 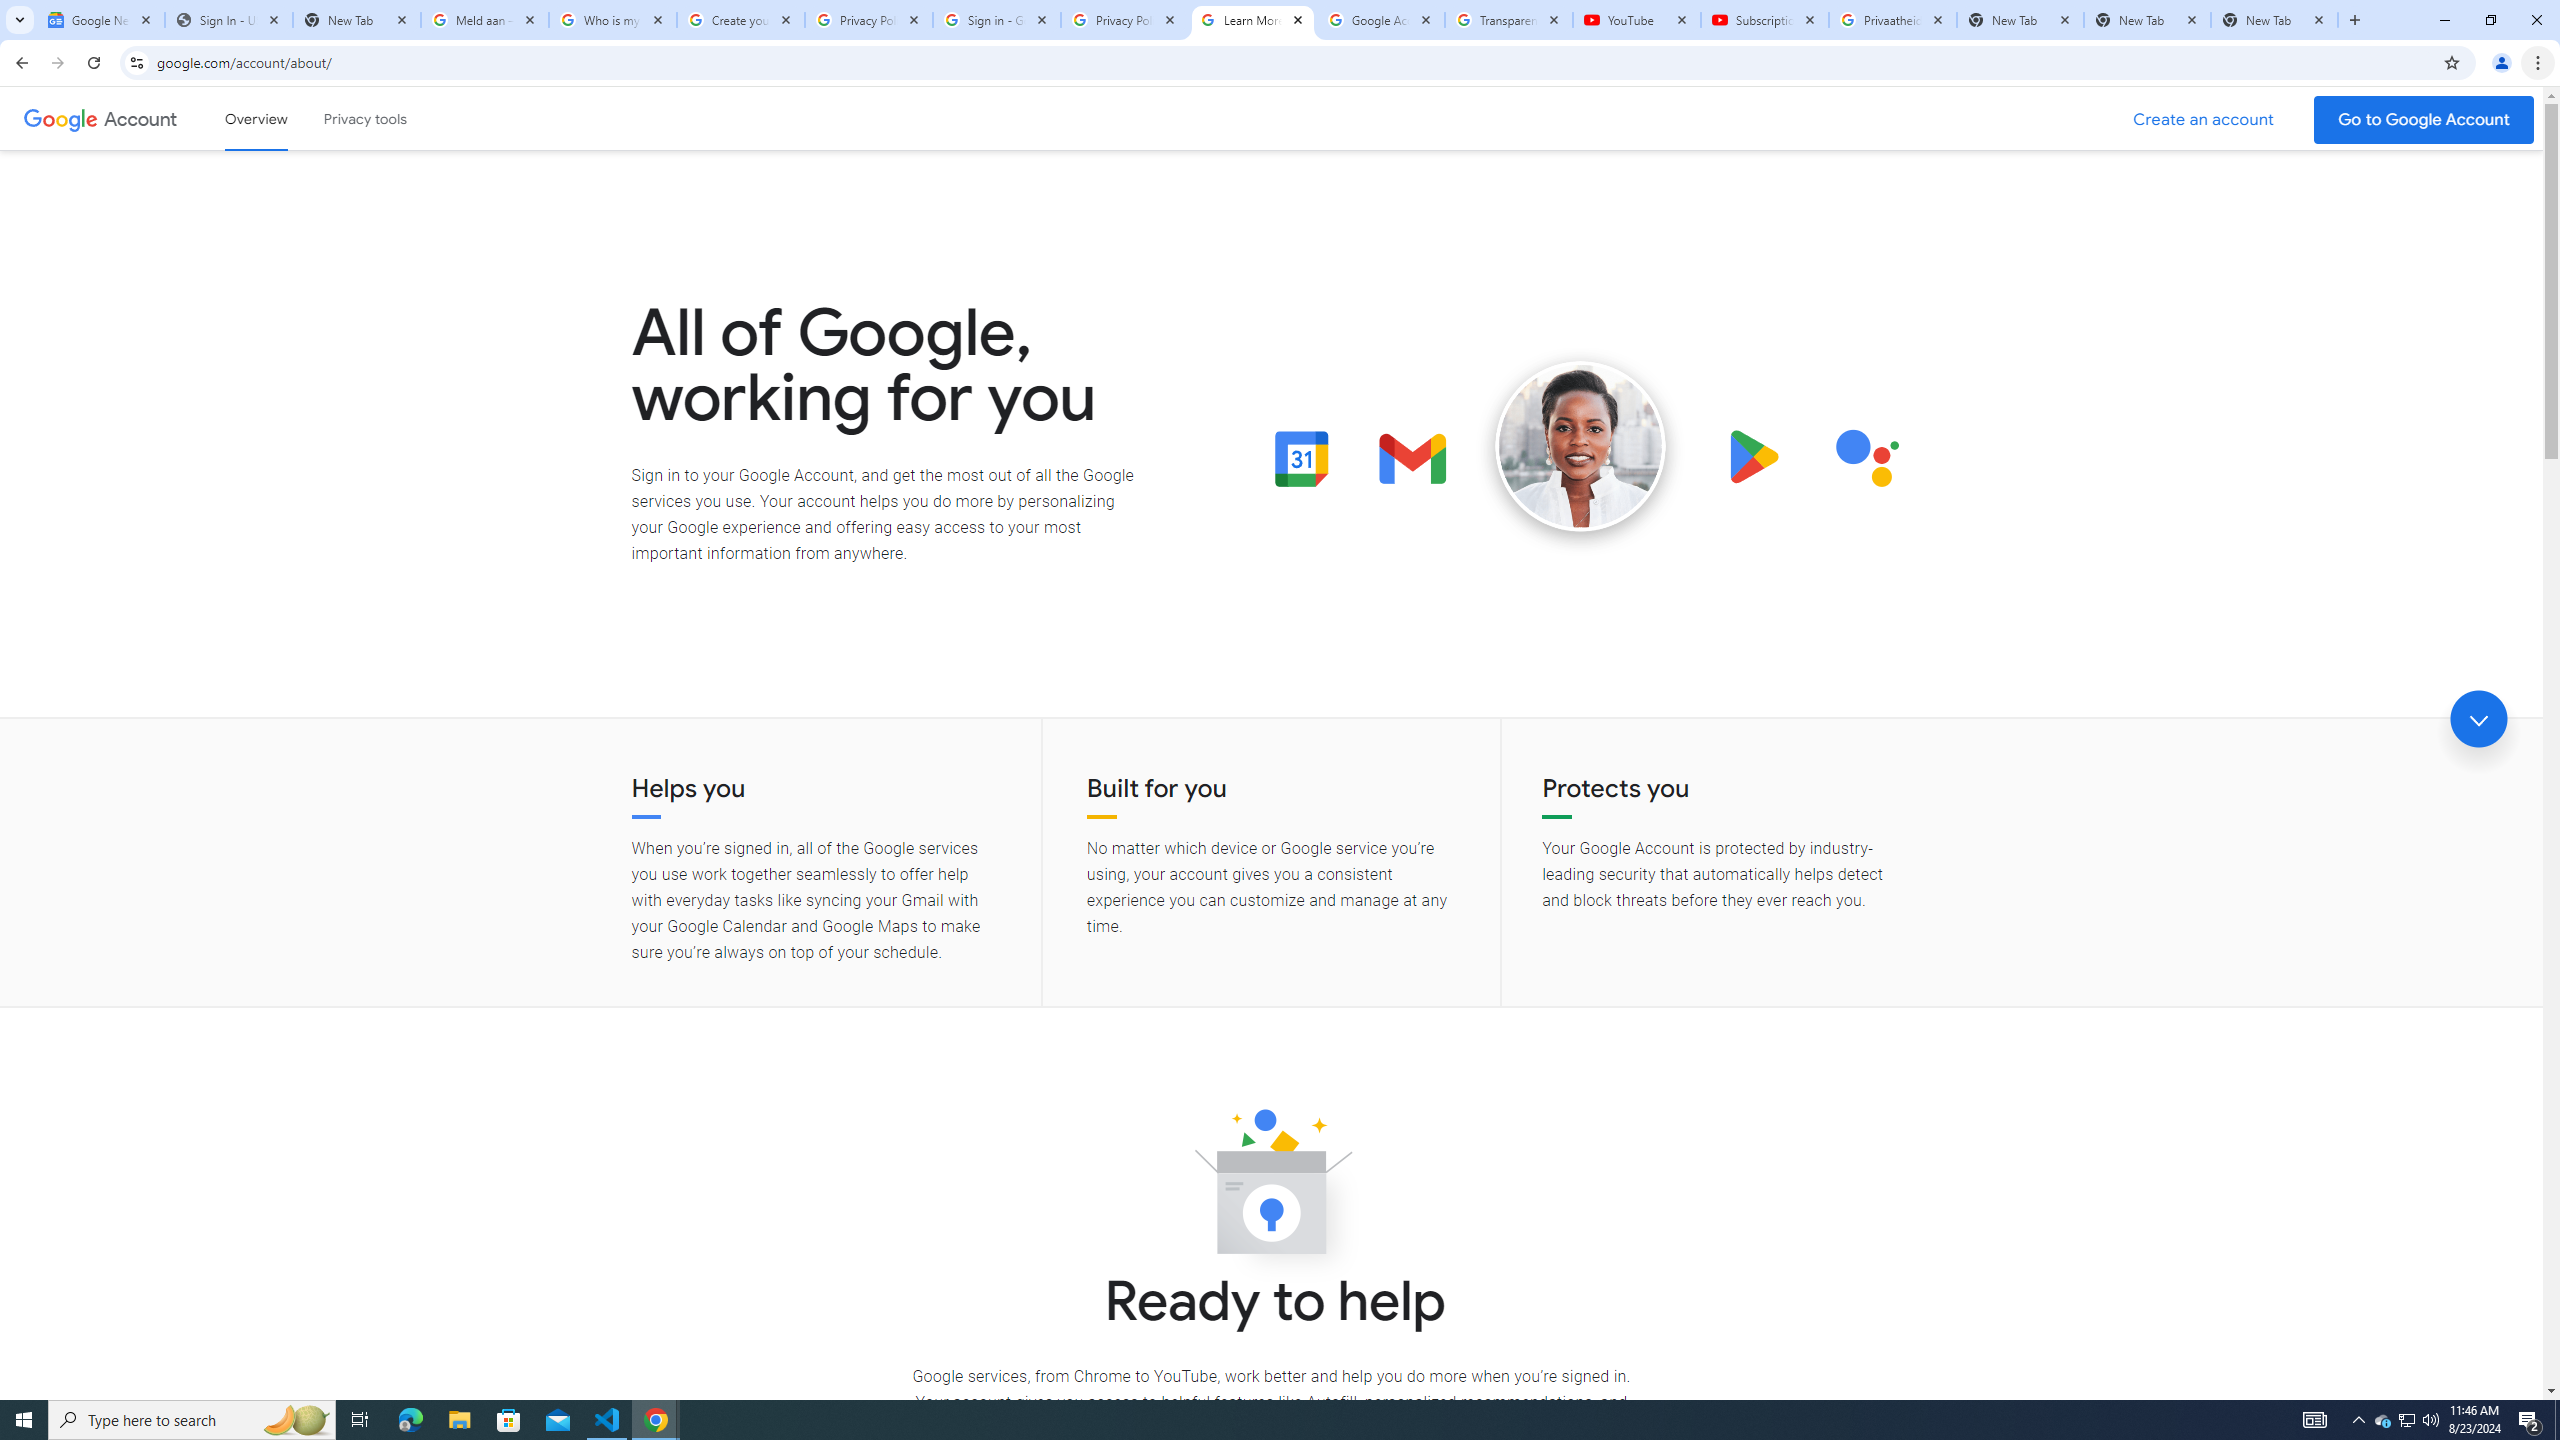 I want to click on 'New Tab', so click(x=2274, y=19).